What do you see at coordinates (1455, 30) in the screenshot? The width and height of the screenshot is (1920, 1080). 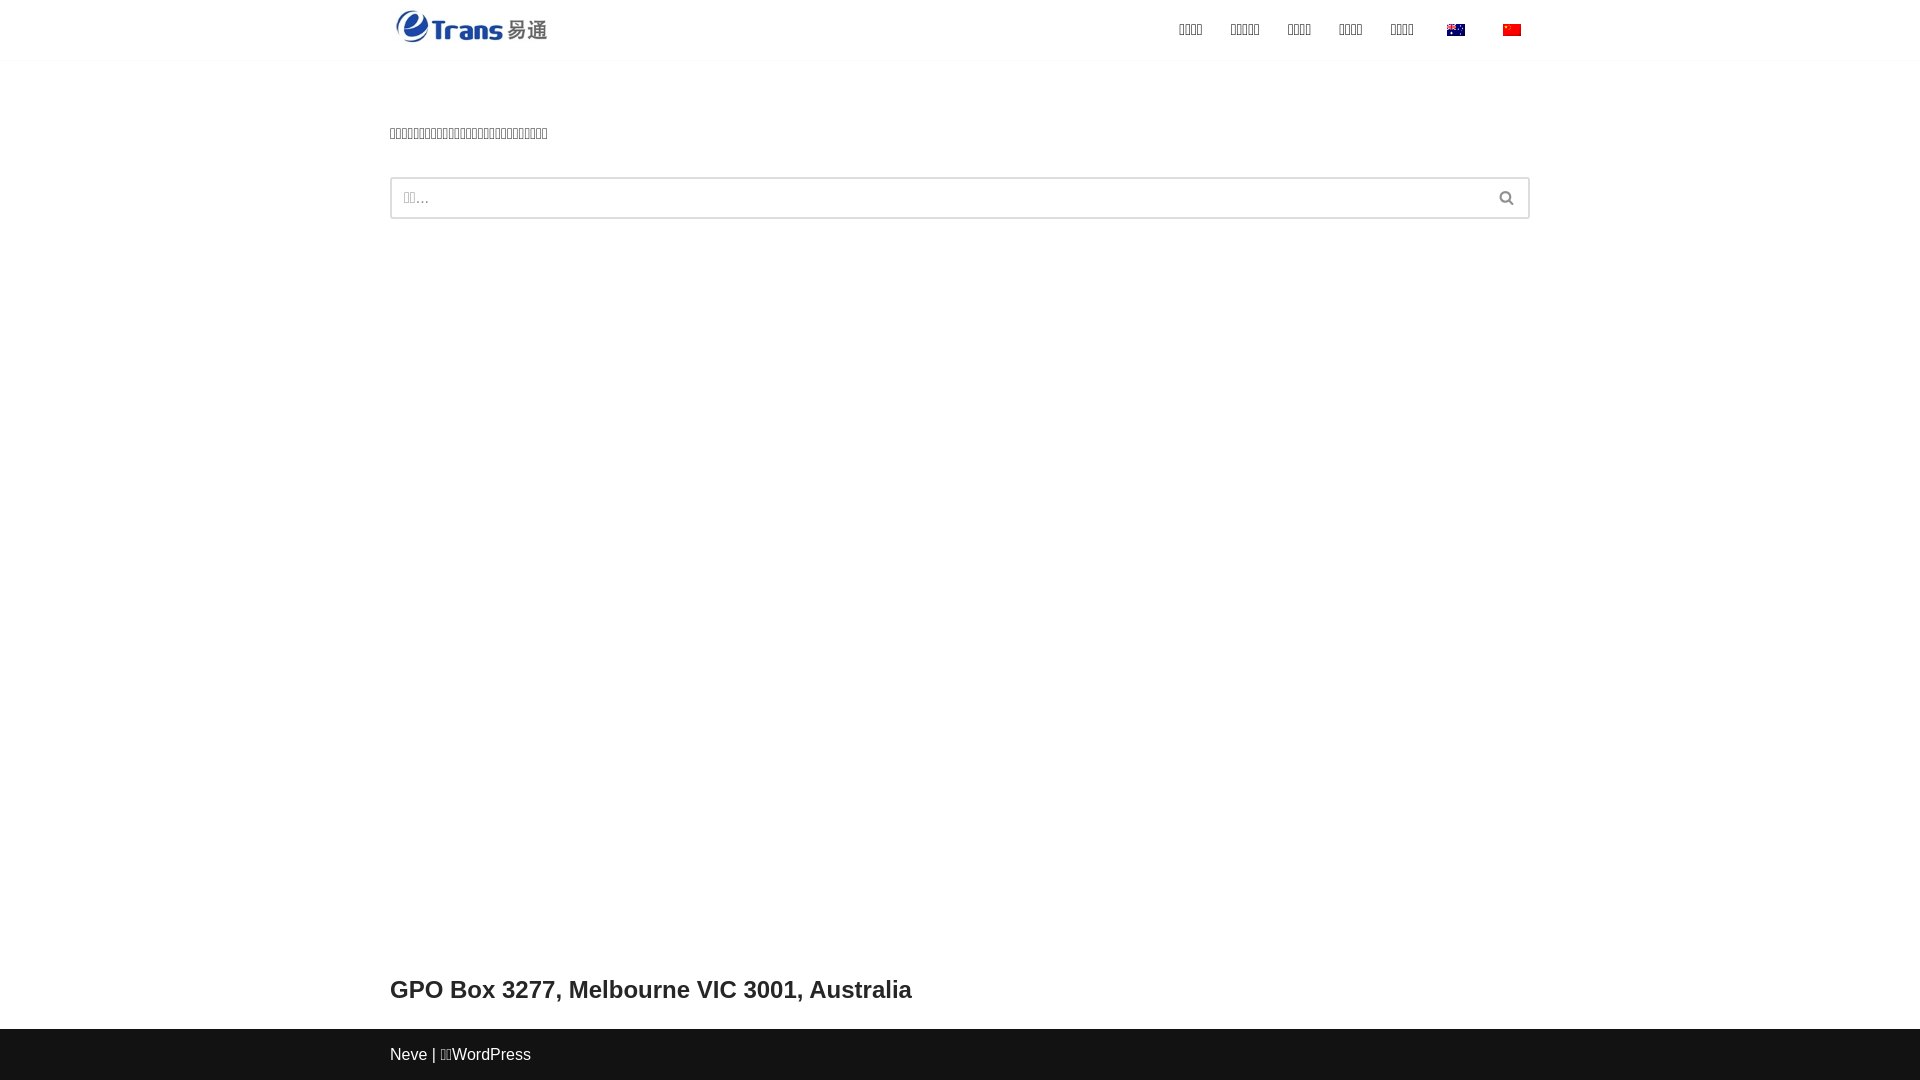 I see `'English (Australia)'` at bounding box center [1455, 30].